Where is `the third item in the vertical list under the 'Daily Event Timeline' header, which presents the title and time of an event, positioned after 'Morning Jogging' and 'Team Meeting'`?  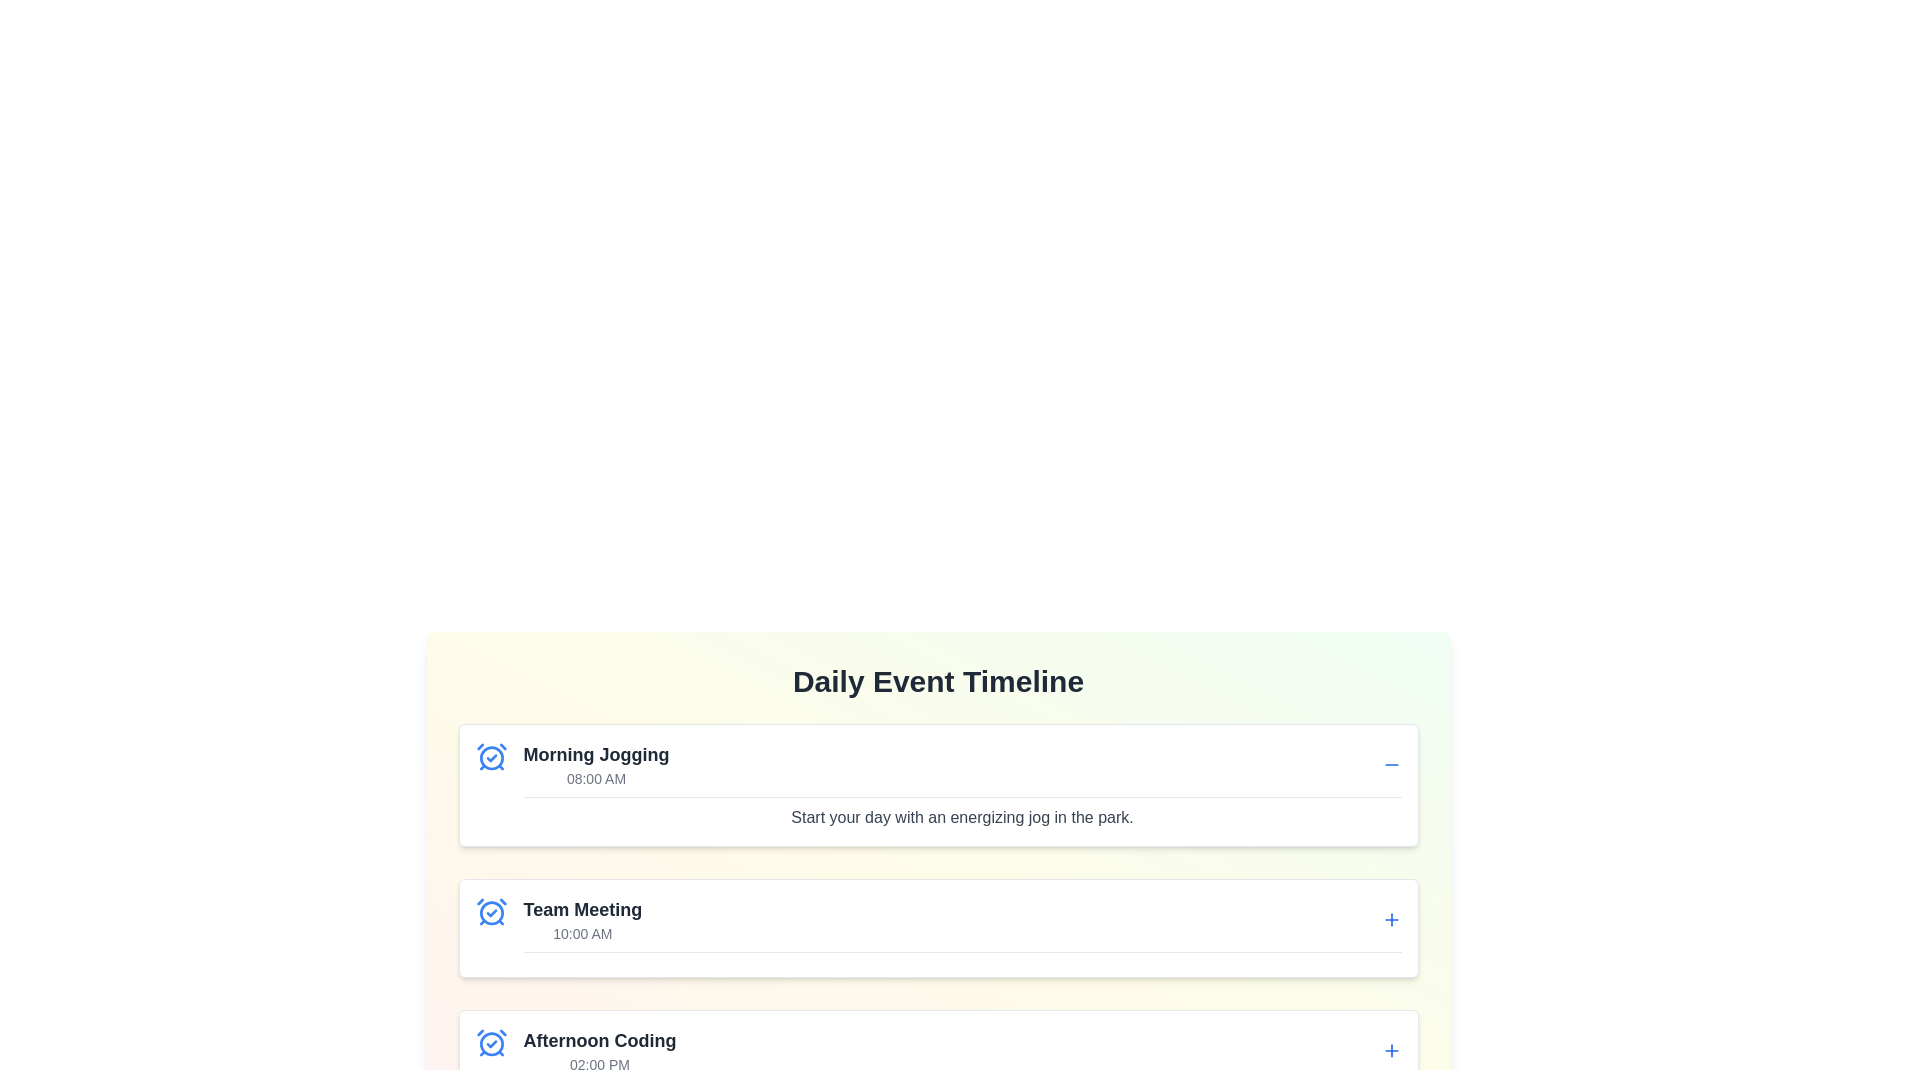 the third item in the vertical list under the 'Daily Event Timeline' header, which presents the title and time of an event, positioned after 'Morning Jogging' and 'Team Meeting' is located at coordinates (599, 1049).